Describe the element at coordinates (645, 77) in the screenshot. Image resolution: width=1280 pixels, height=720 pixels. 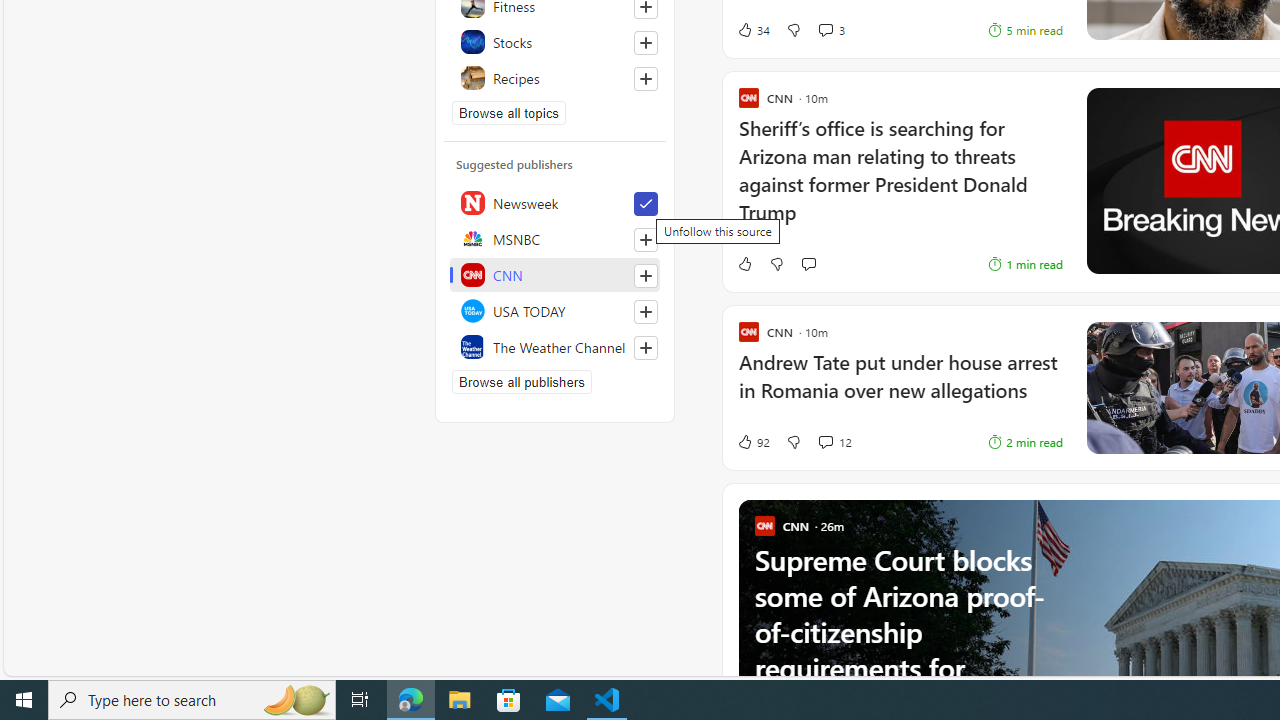
I see `'Follow this topic'` at that location.